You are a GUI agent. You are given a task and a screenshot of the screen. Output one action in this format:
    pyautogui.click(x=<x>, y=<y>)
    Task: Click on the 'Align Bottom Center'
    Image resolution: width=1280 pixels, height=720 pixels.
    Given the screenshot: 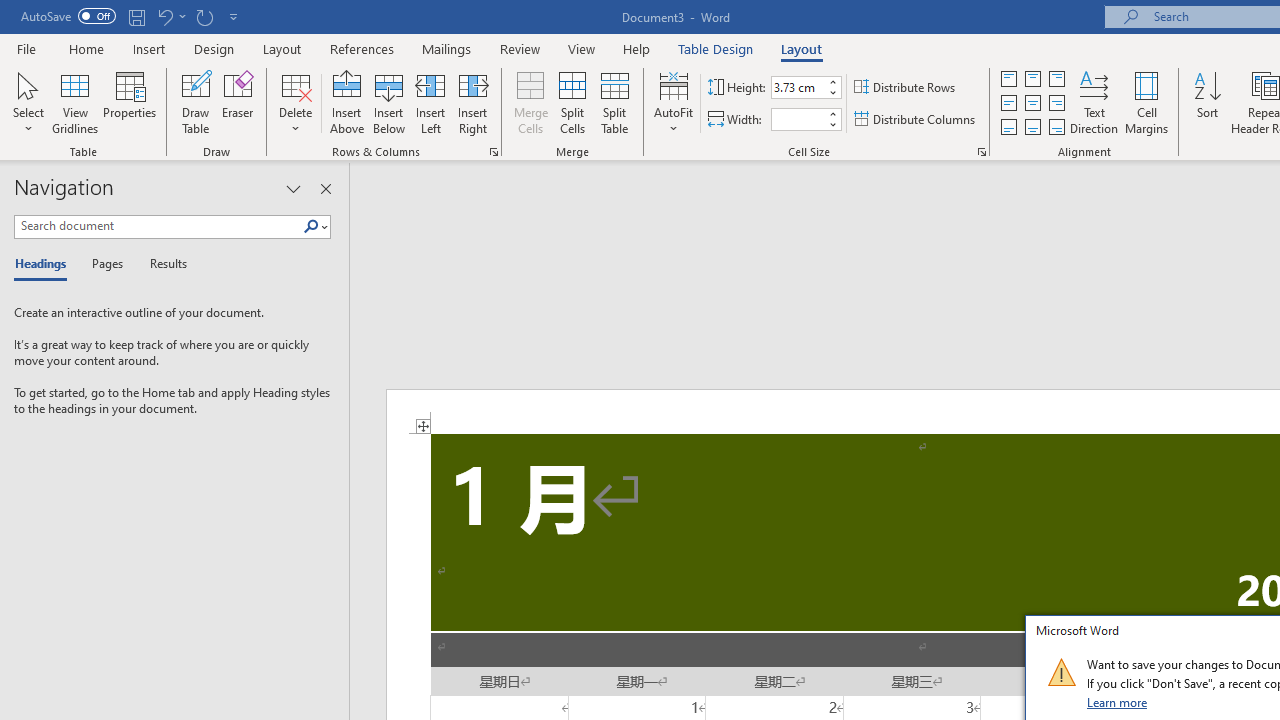 What is the action you would take?
    pyautogui.click(x=1032, y=127)
    